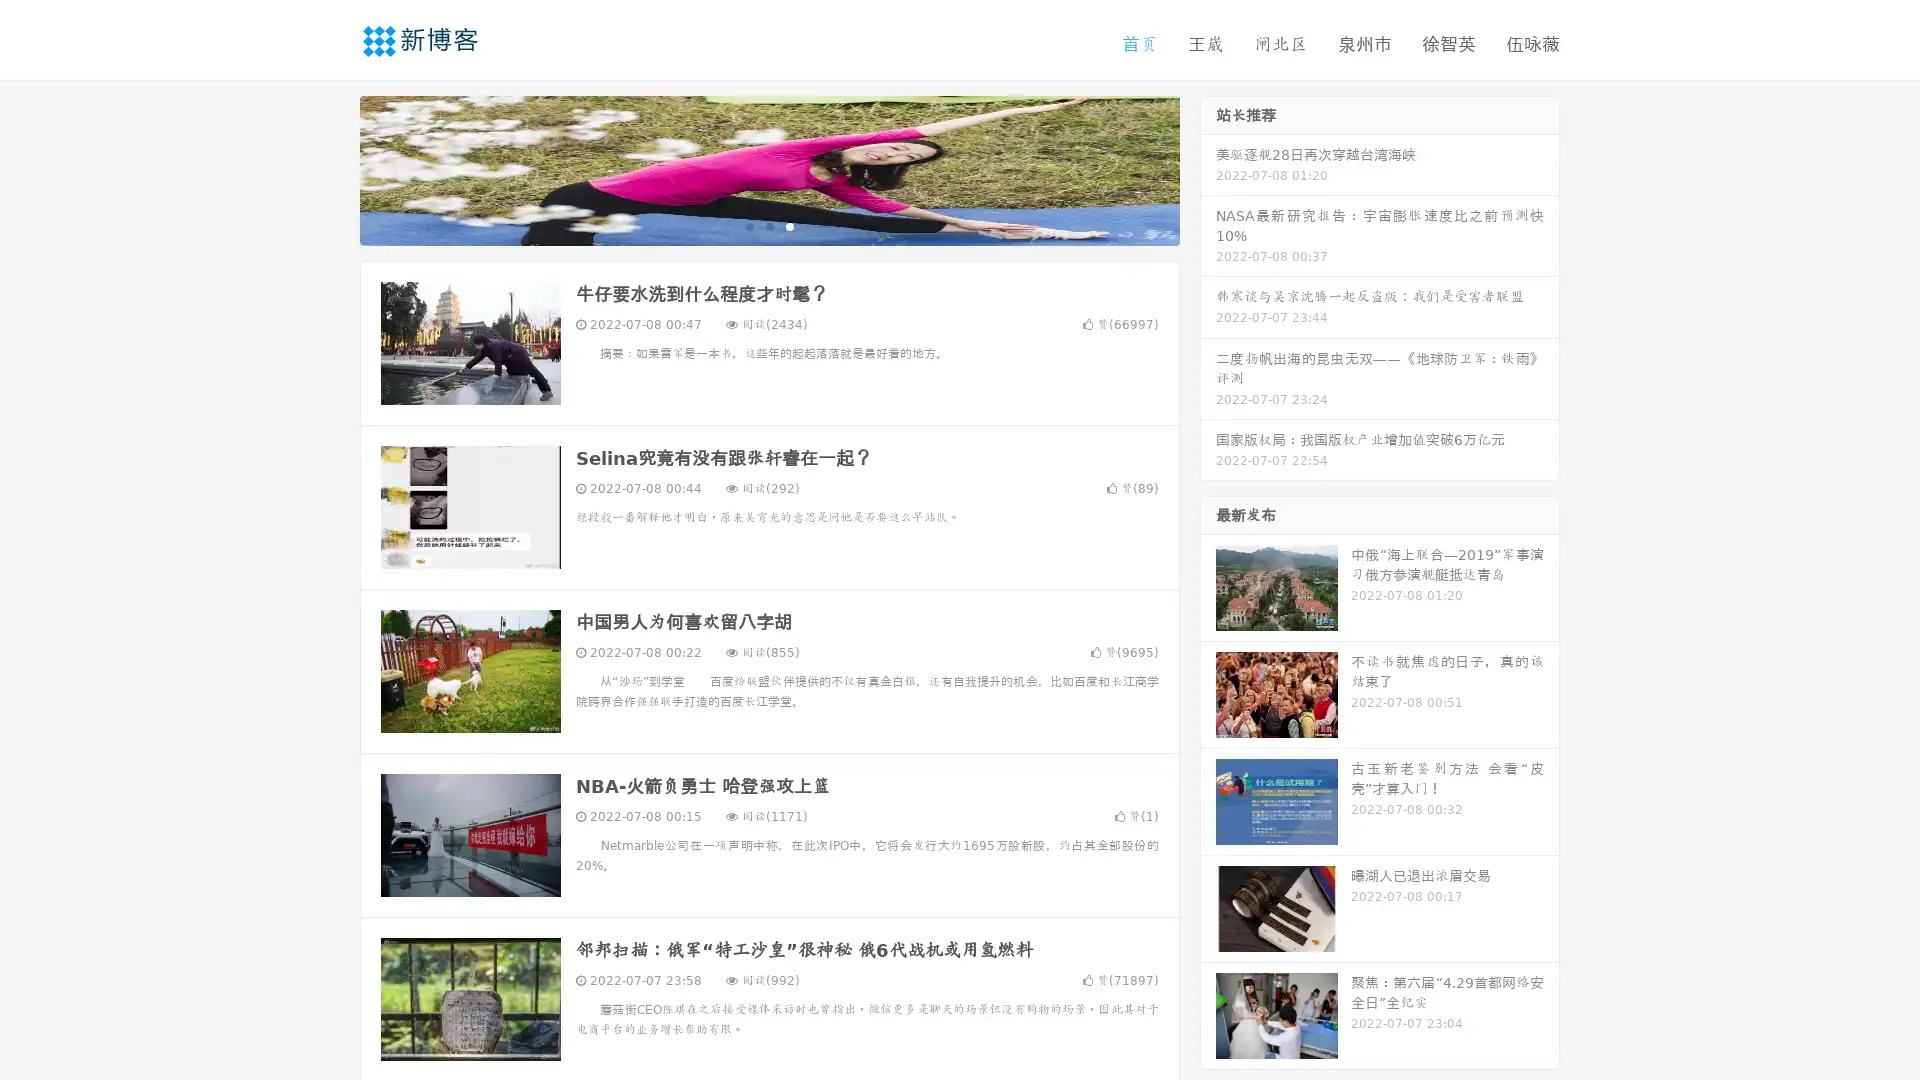 The image size is (1920, 1080). I want to click on Go to slide 1, so click(748, 225).